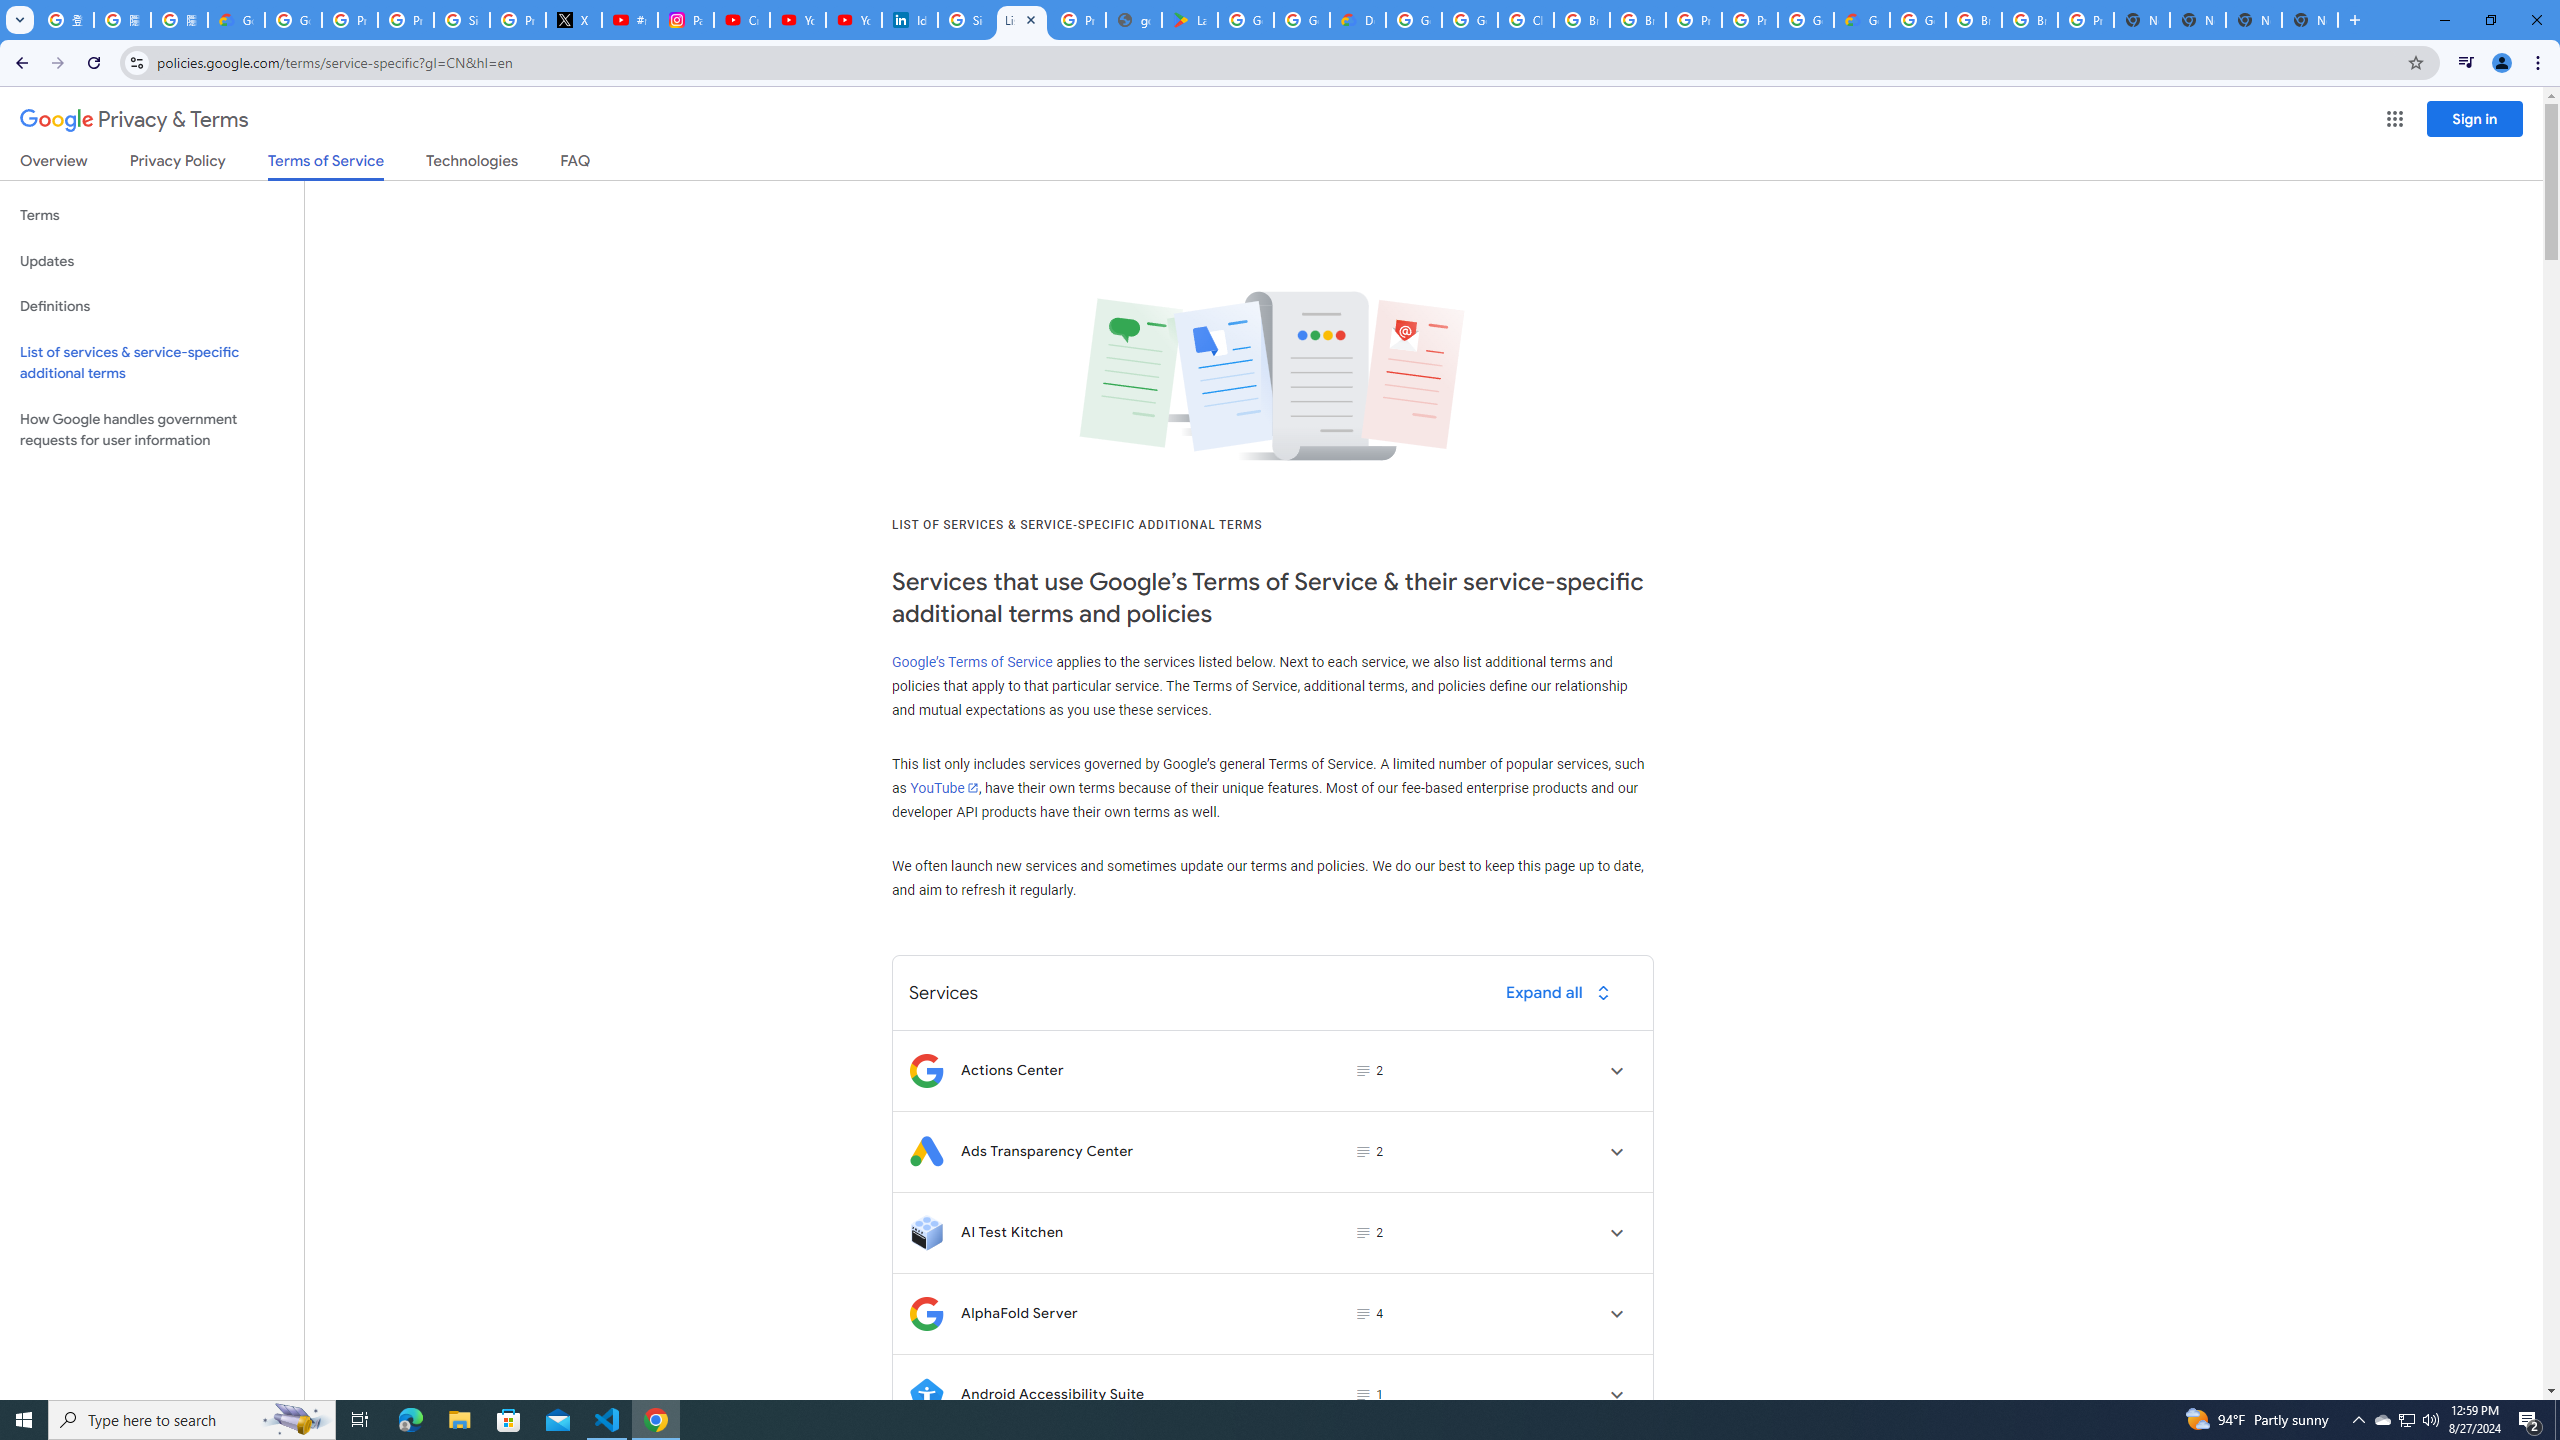 This screenshot has height=1440, width=2560. What do you see at coordinates (925, 1394) in the screenshot?
I see `'Logo for Android Accessibility Suite'` at bounding box center [925, 1394].